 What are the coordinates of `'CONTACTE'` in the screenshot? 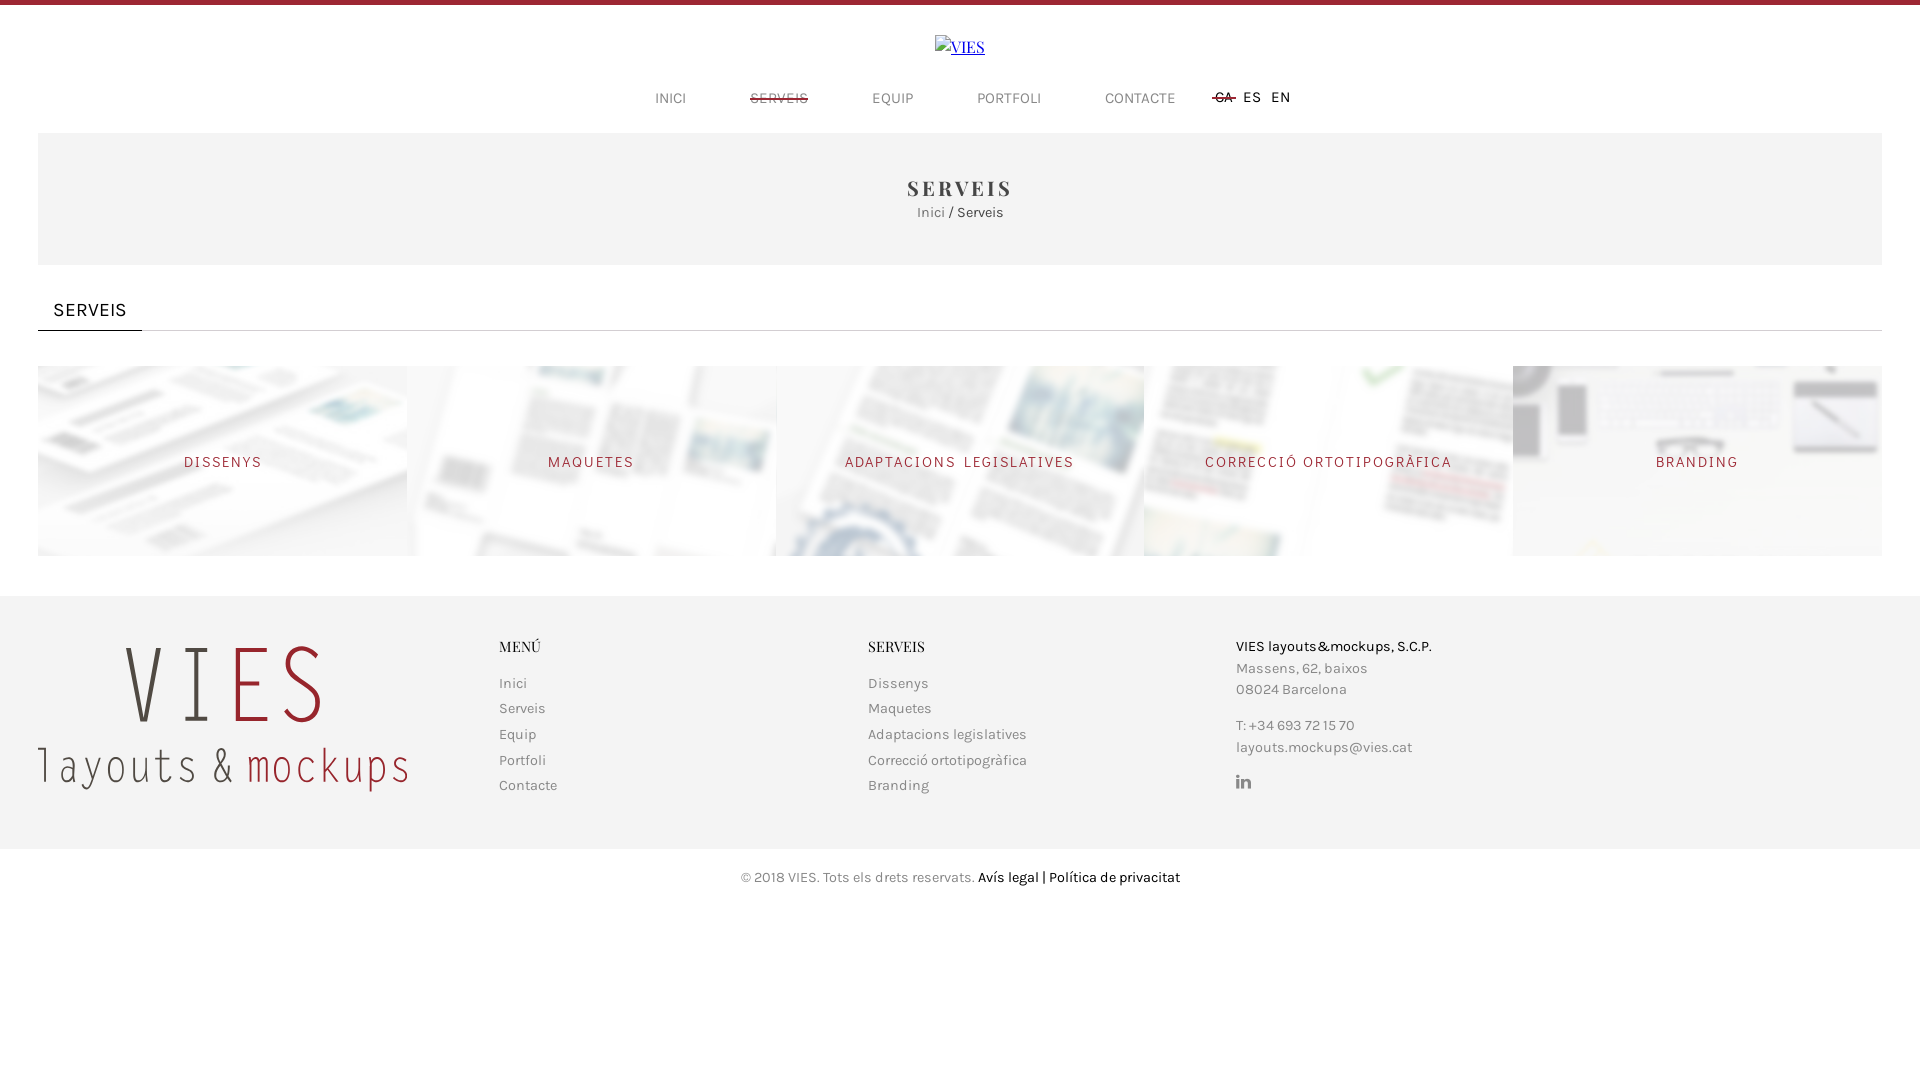 It's located at (1140, 97).